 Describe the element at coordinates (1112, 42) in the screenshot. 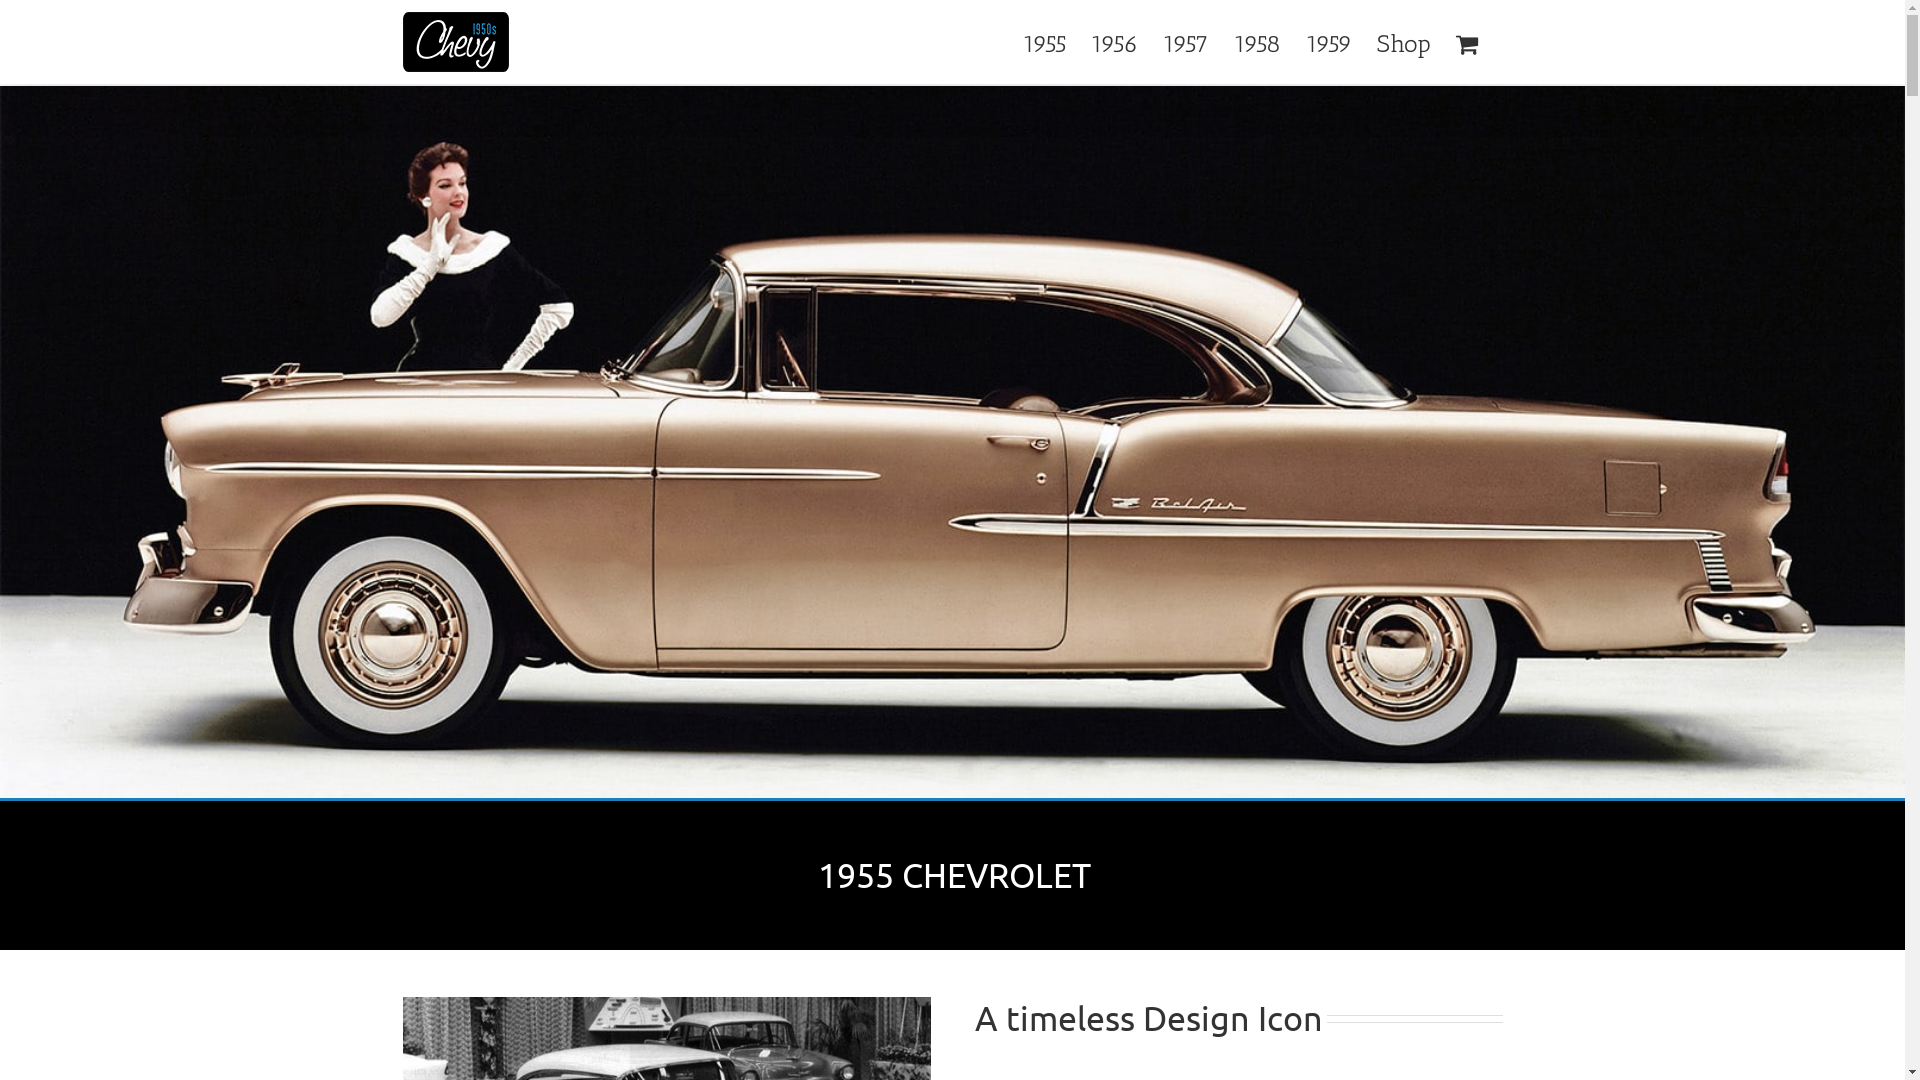

I see `'1956'` at that location.